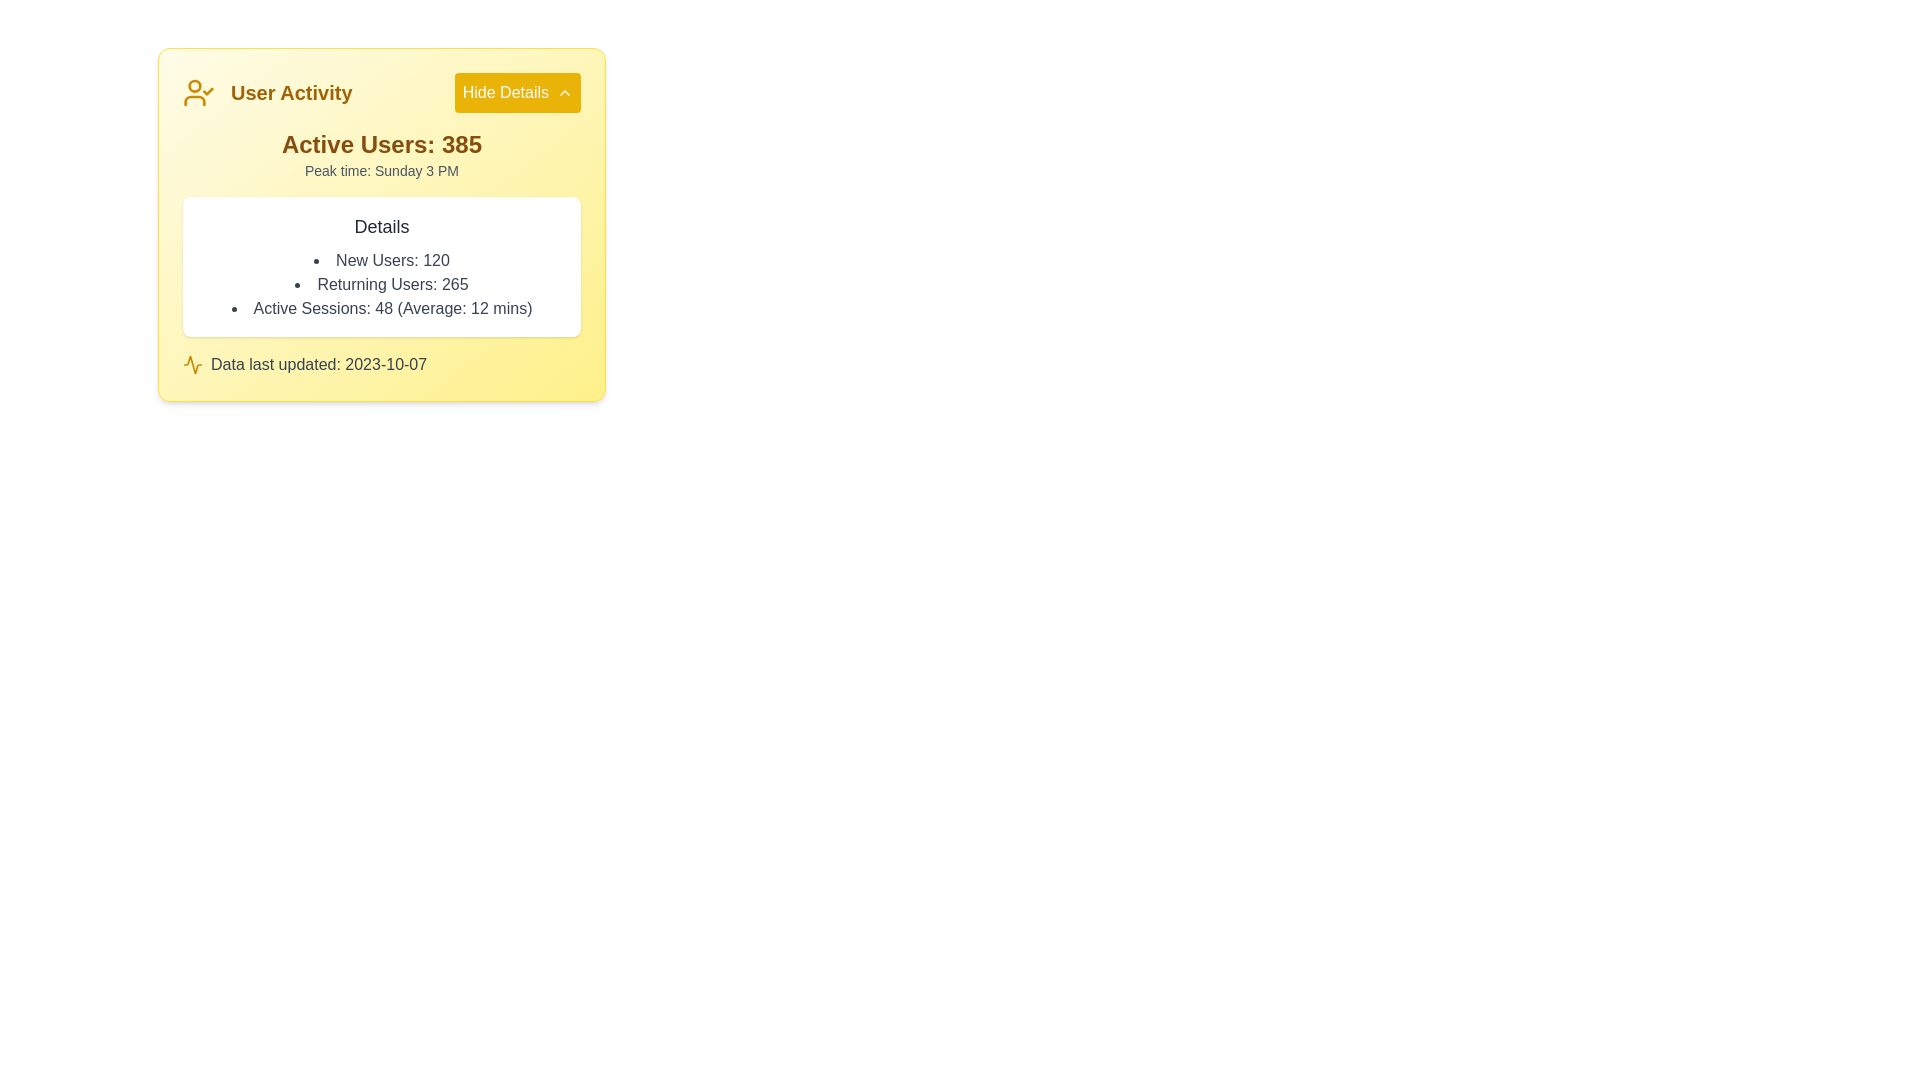 The height and width of the screenshot is (1080, 1920). Describe the element at coordinates (382, 169) in the screenshot. I see `the Text label that displays peak usage time information for active users, located below the 'Active Users: 385' section in the yellow 'User Activity' panel` at that location.